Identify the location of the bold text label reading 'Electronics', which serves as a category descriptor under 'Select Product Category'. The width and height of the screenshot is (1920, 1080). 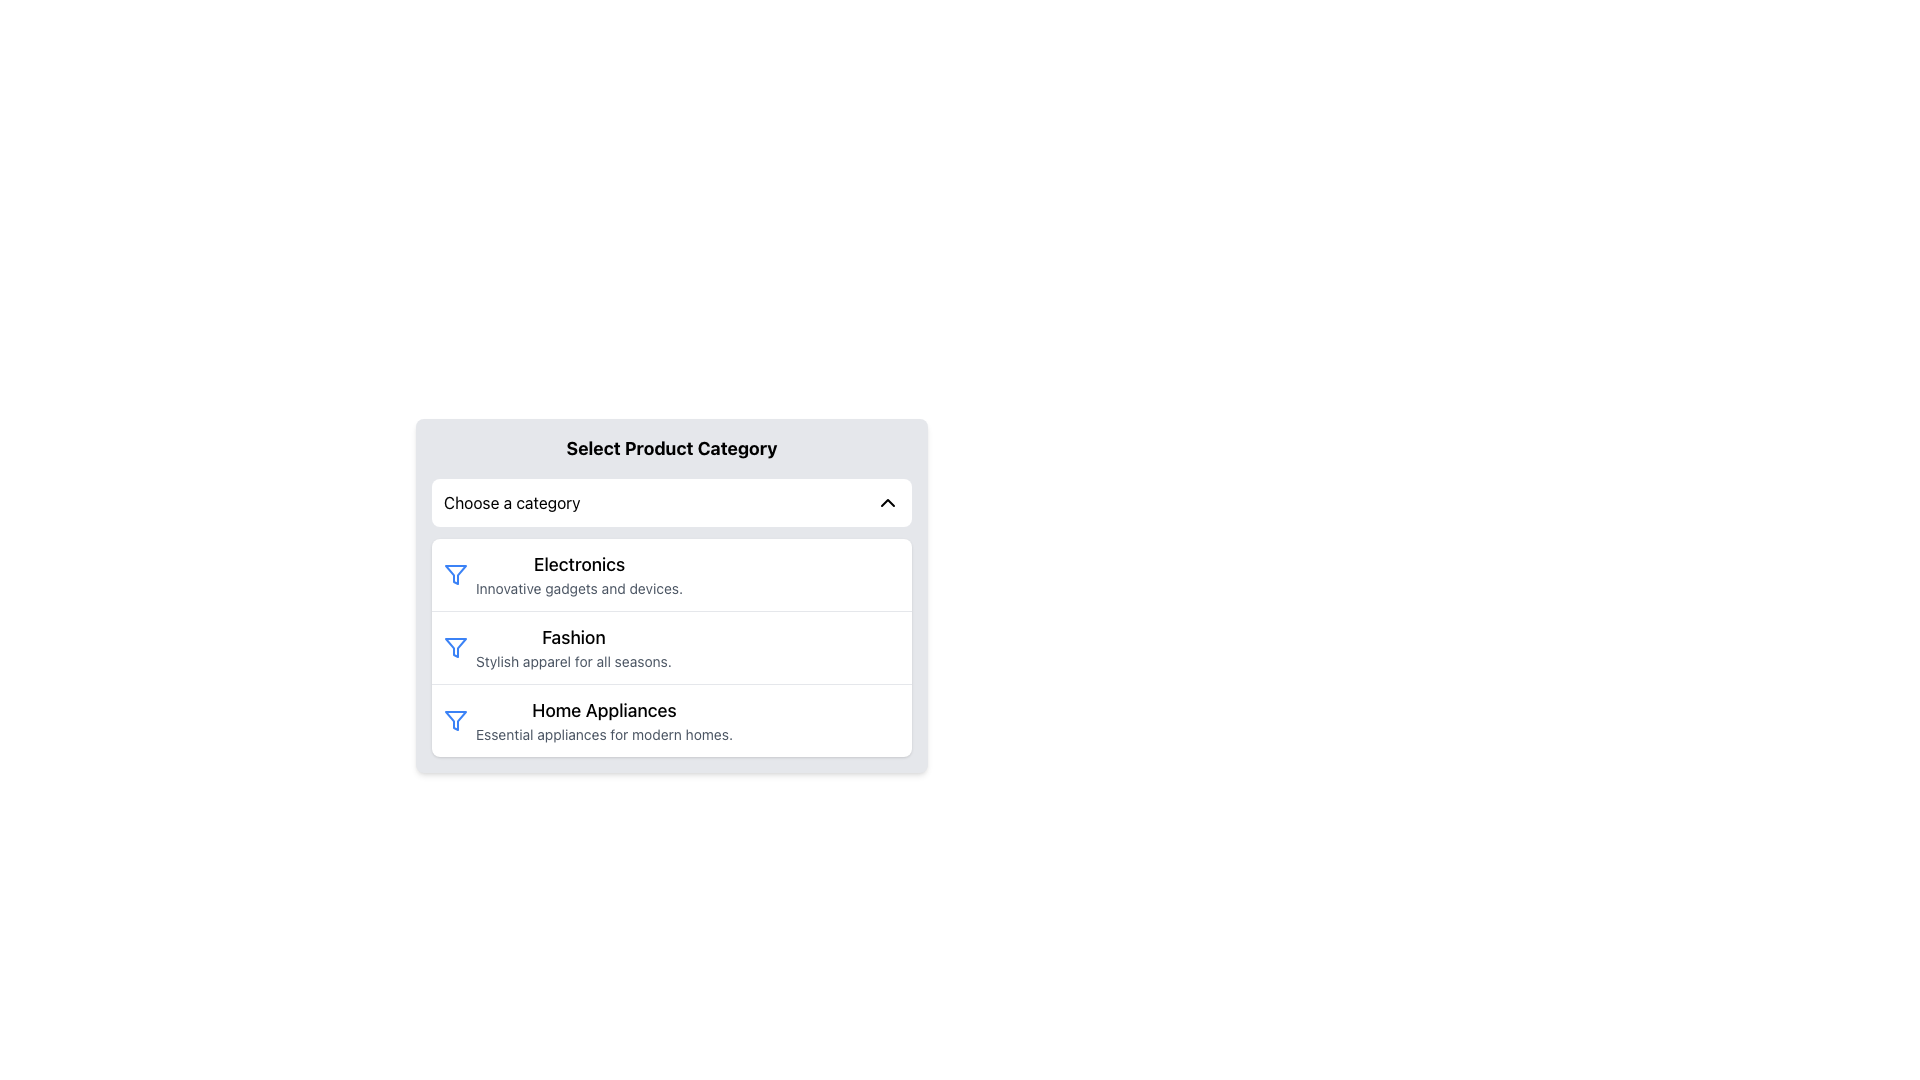
(578, 564).